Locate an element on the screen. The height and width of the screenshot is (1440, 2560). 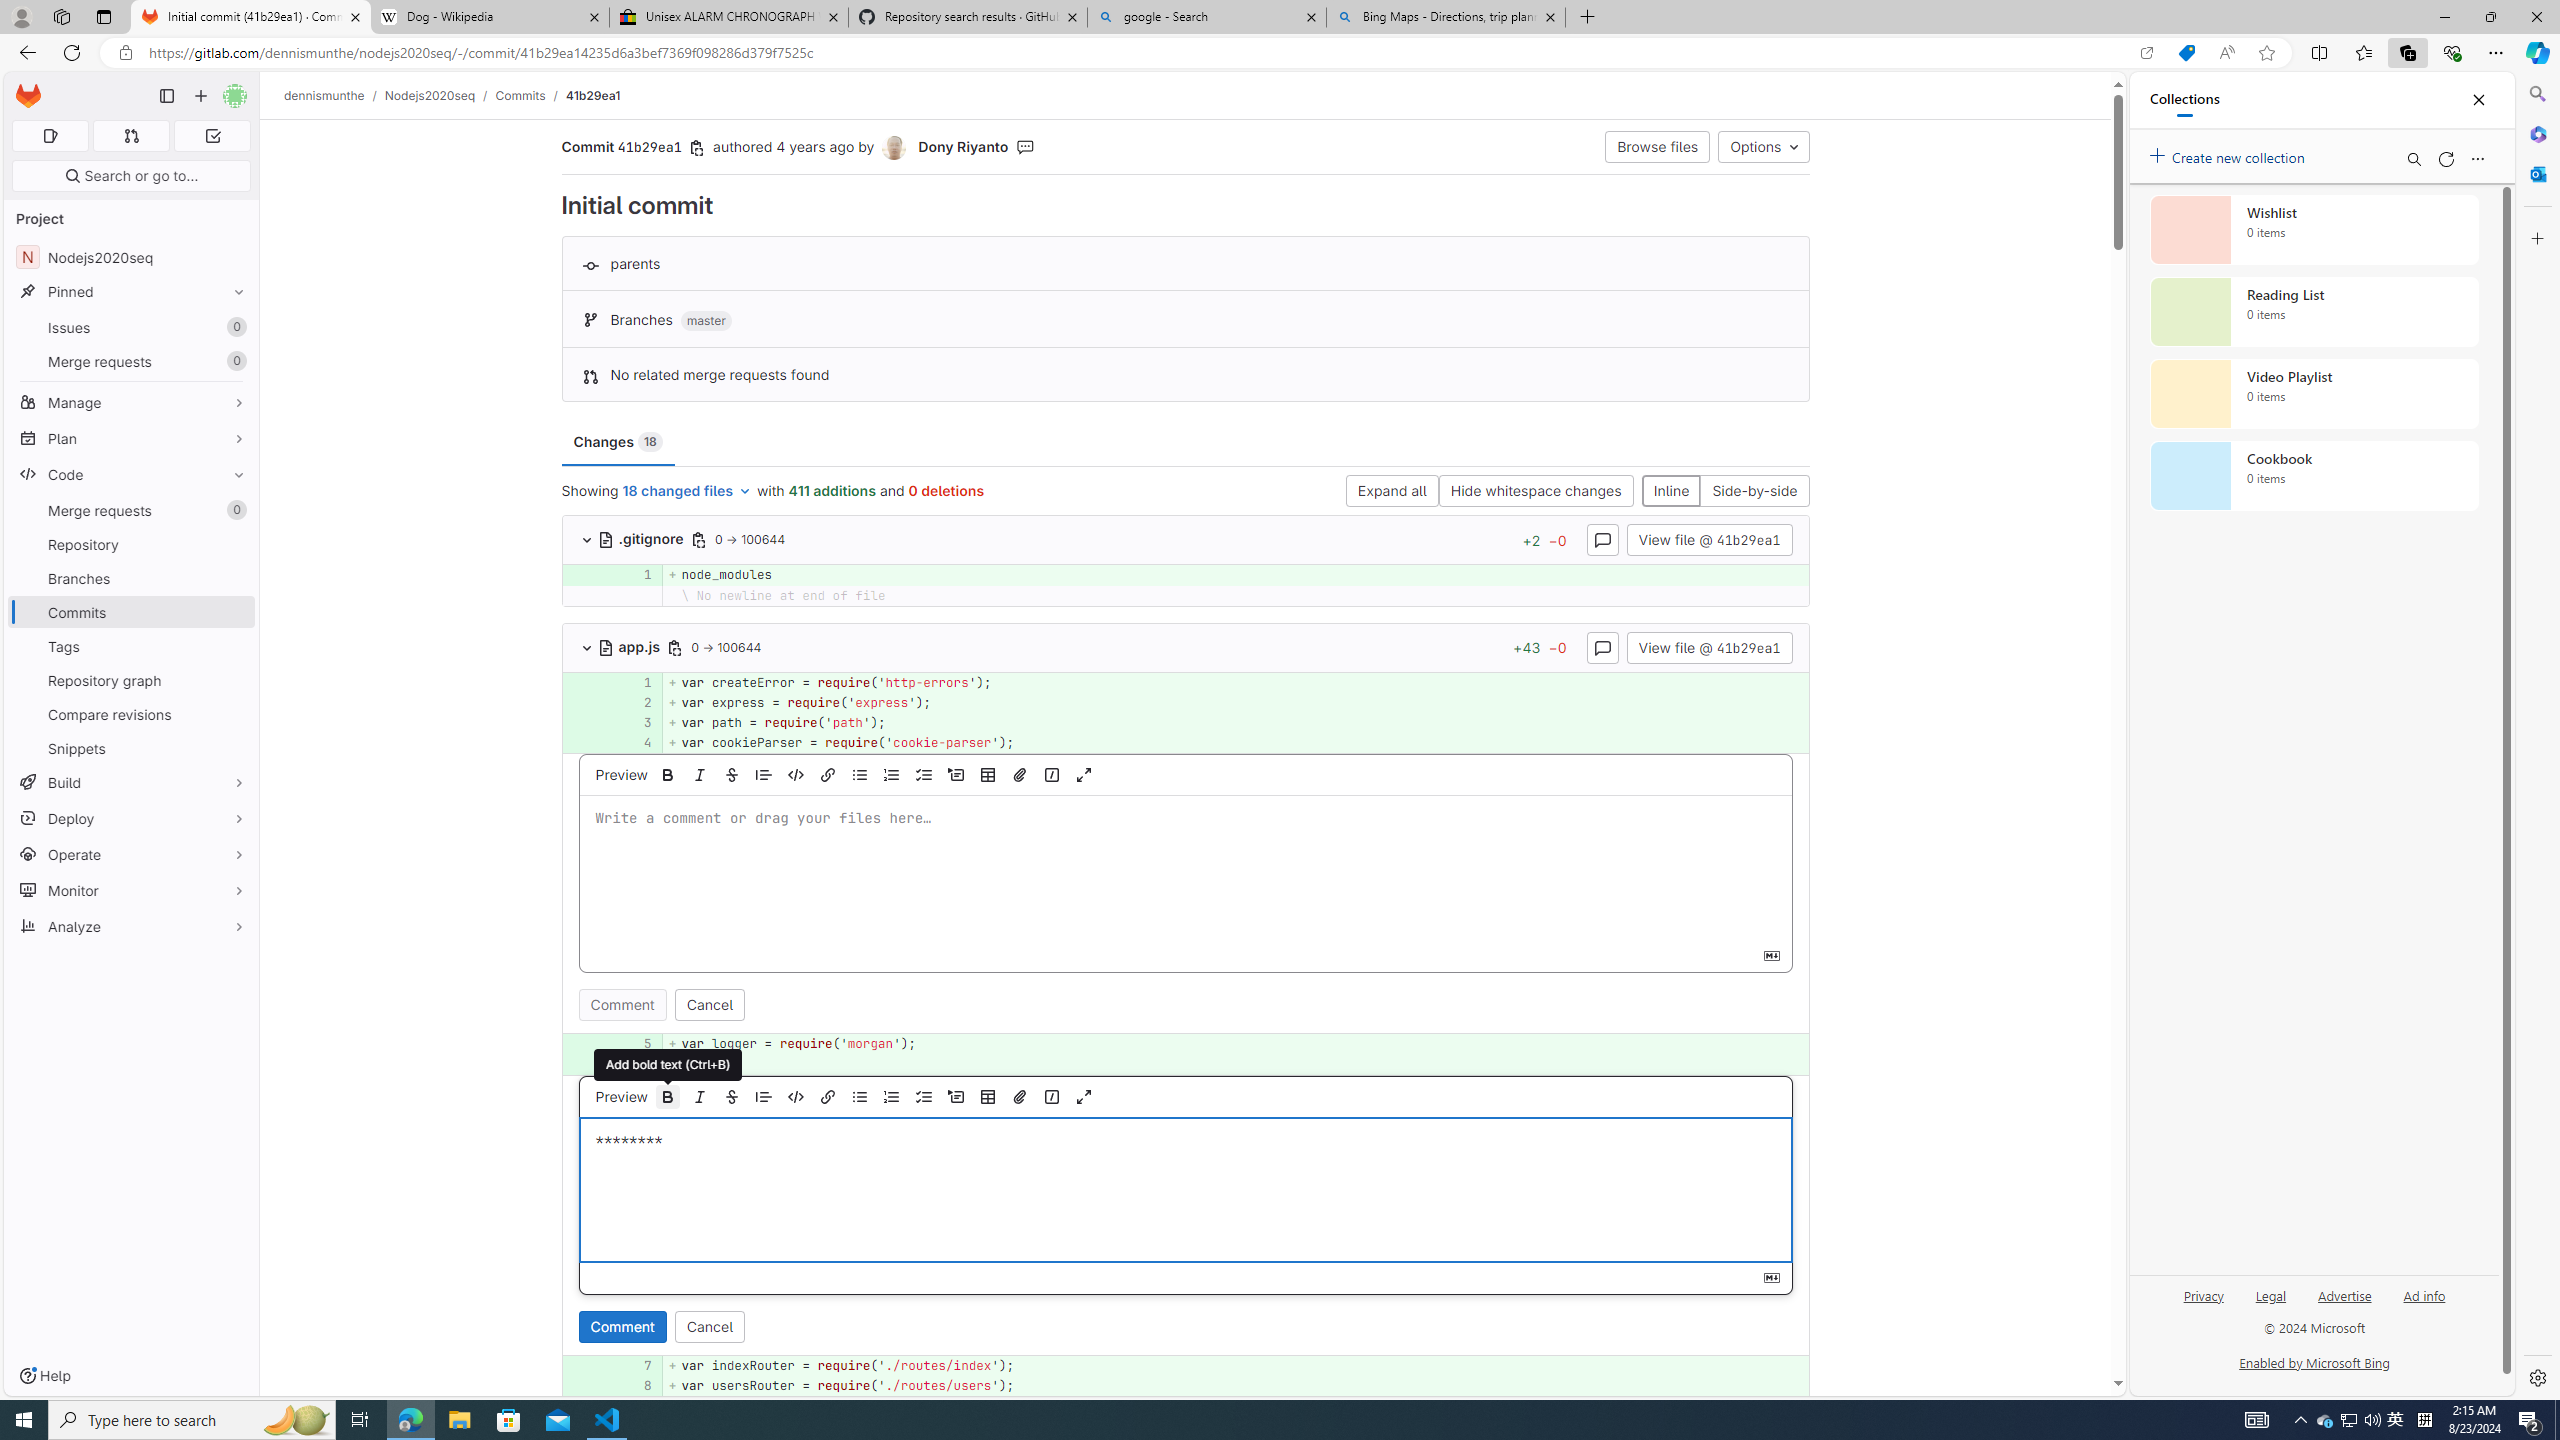
'app.js ' is located at coordinates (631, 646).